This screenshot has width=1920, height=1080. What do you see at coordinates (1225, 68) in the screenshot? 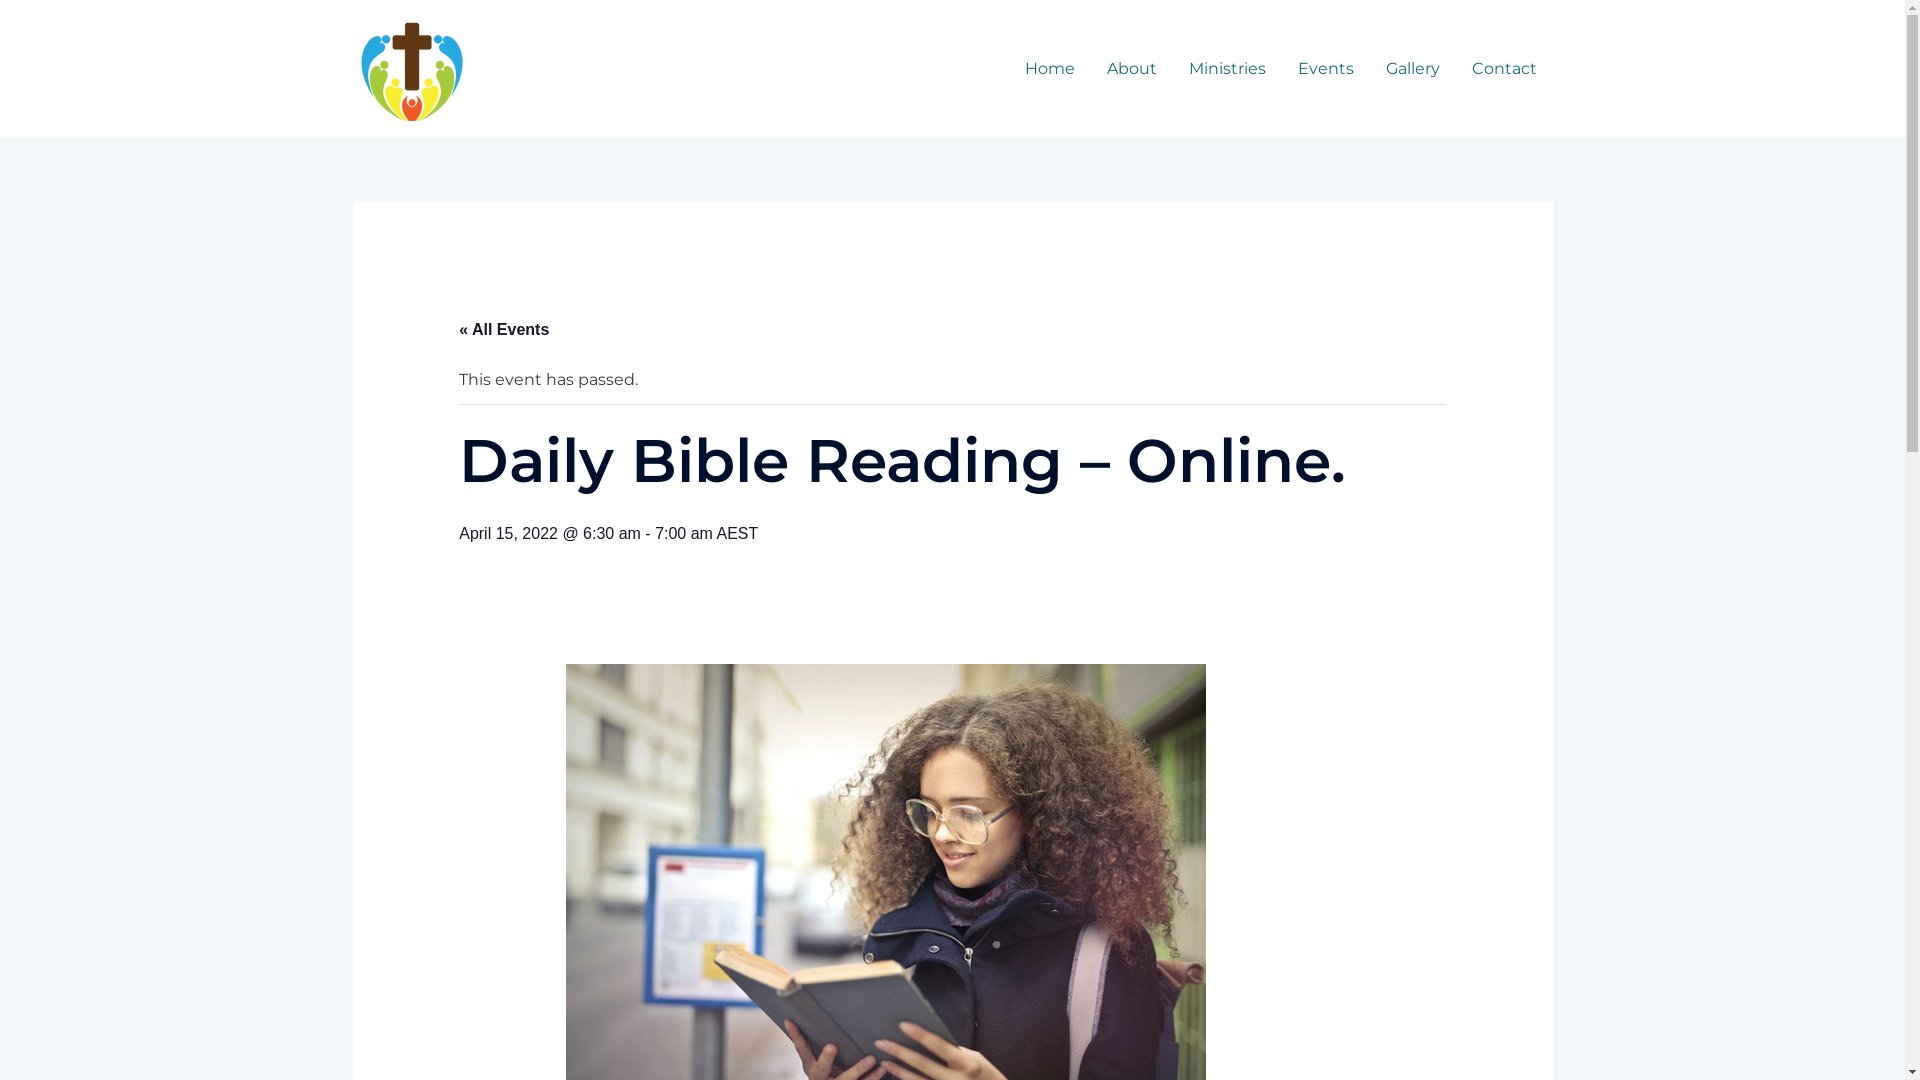
I see `'Ministries'` at bounding box center [1225, 68].